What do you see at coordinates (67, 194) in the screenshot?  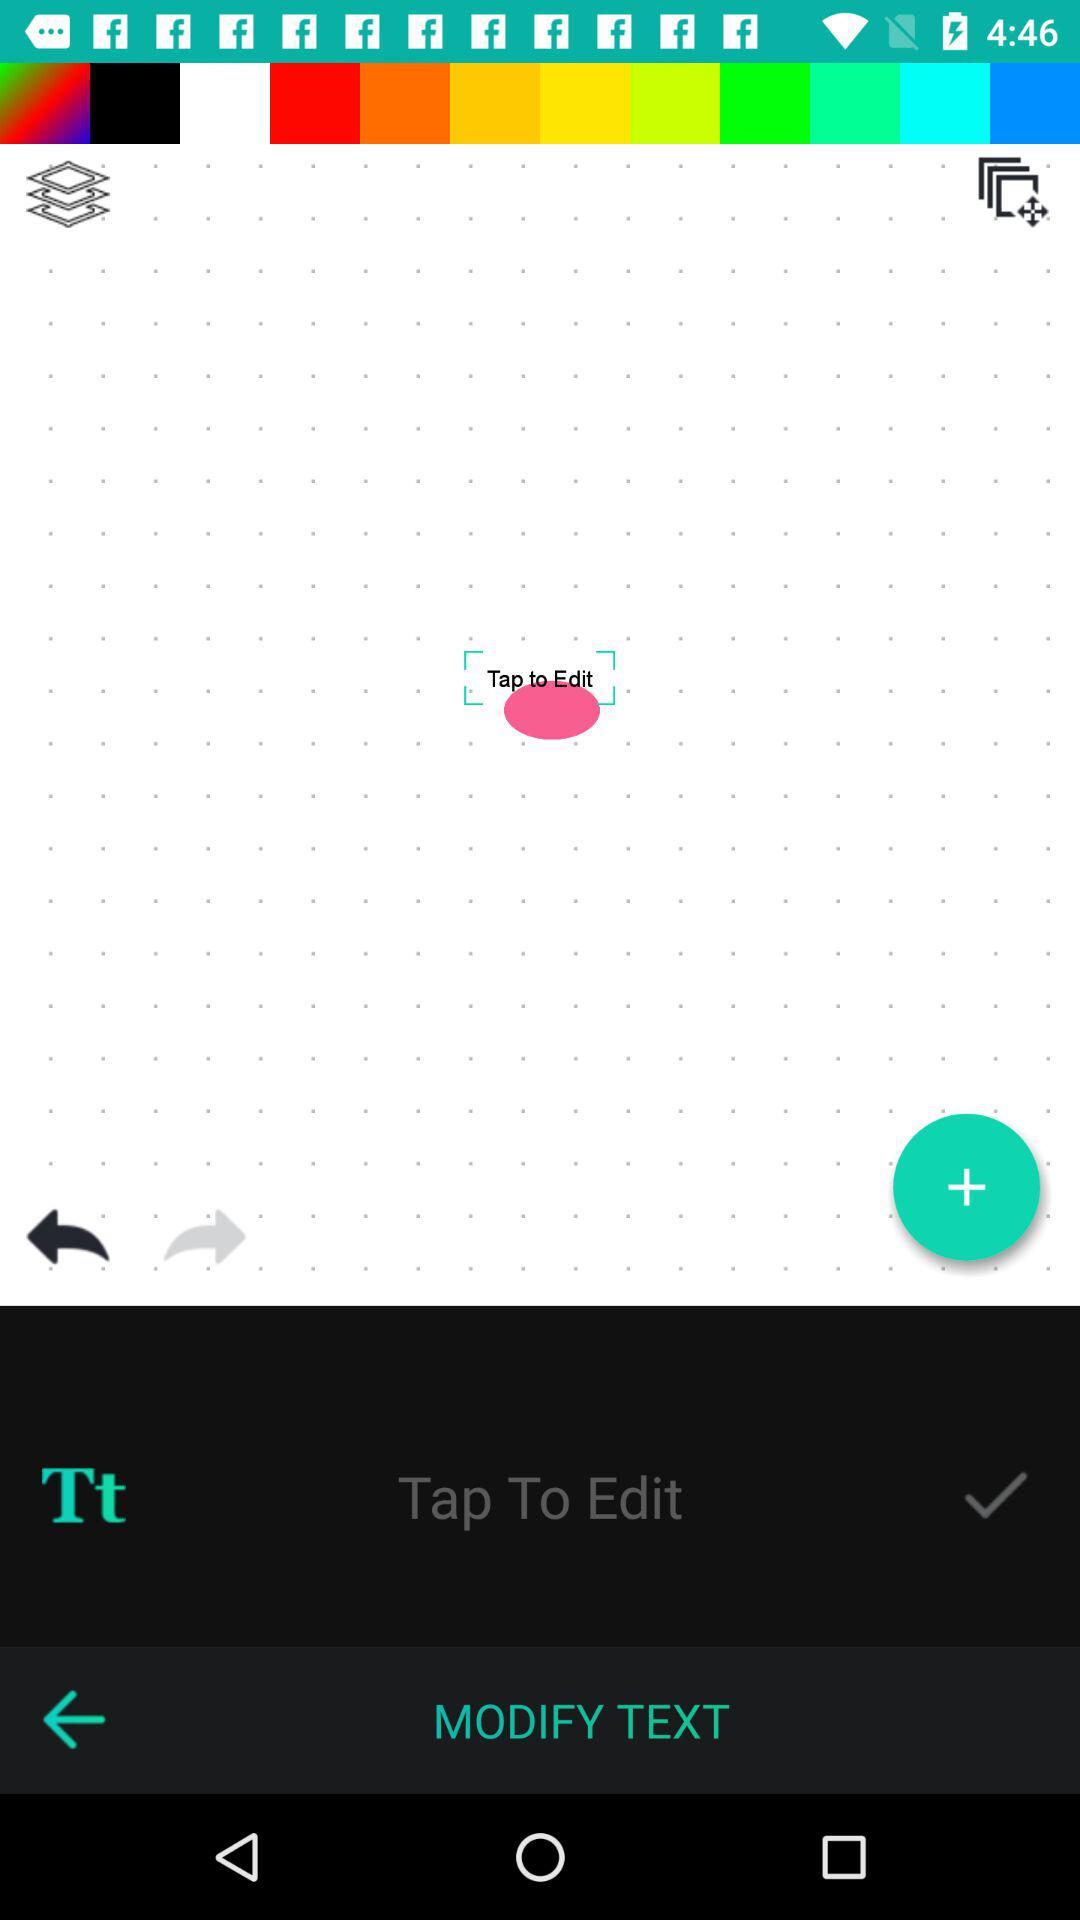 I see `compile option` at bounding box center [67, 194].